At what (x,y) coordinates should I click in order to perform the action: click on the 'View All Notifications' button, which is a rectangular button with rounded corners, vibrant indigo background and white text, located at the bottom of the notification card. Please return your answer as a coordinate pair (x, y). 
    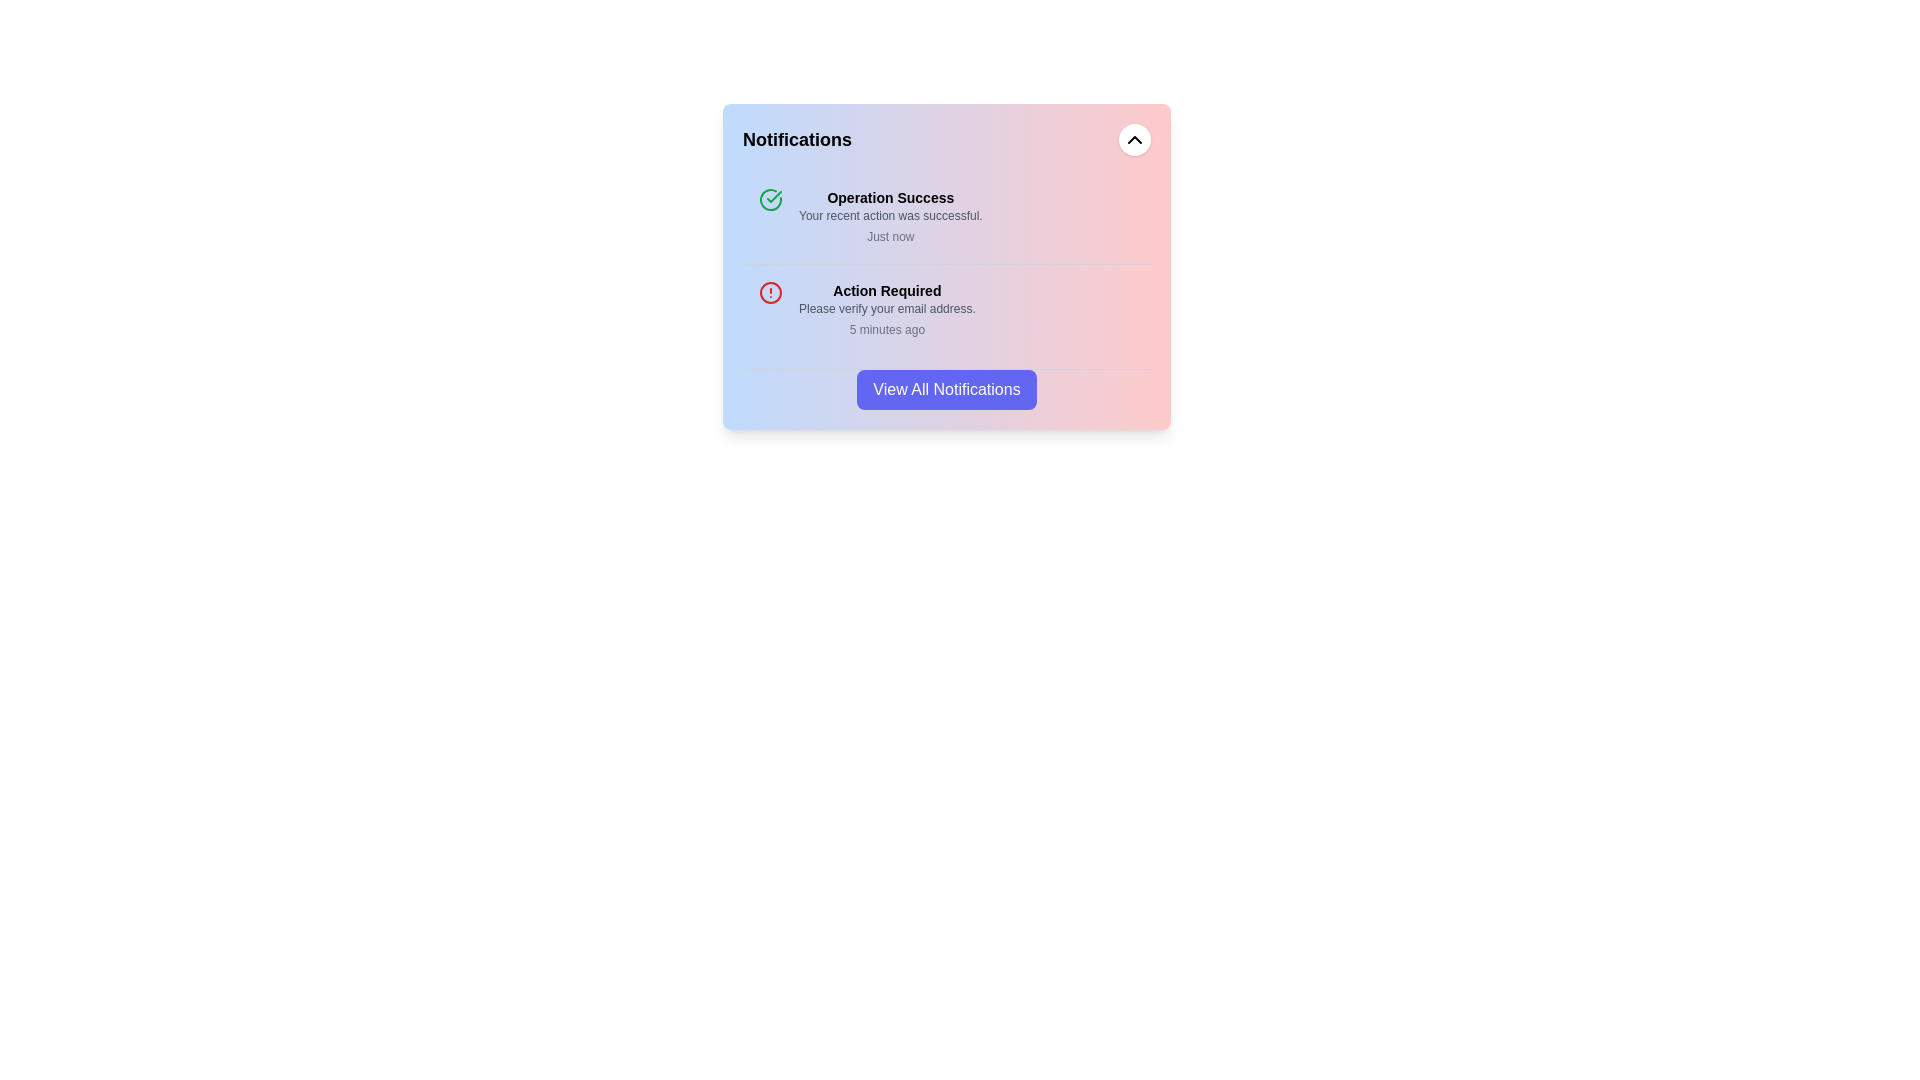
    Looking at the image, I should click on (945, 389).